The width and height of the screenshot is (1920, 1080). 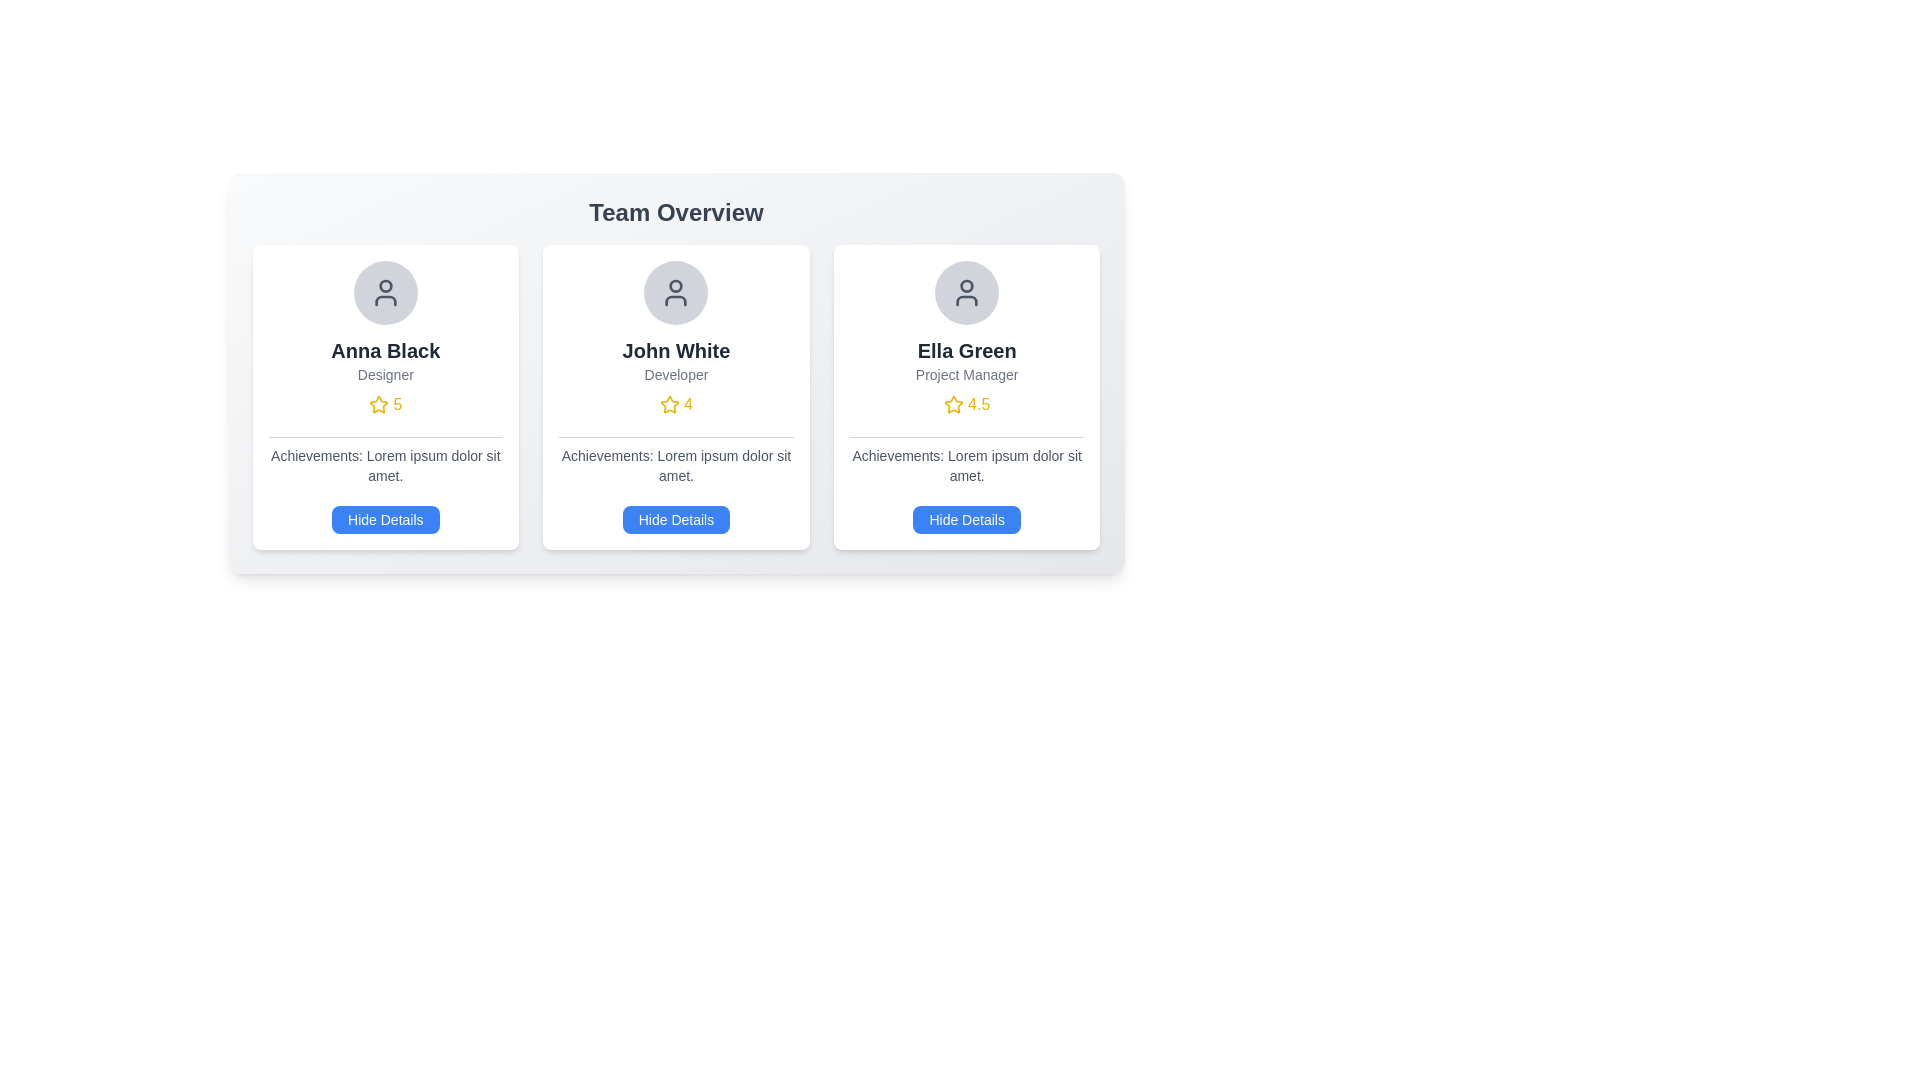 I want to click on the text label that reads 'Project Manager', which is styled with a small font and grey color, located below 'Ella Green' in the third card of team member profiles, so click(x=967, y=374).